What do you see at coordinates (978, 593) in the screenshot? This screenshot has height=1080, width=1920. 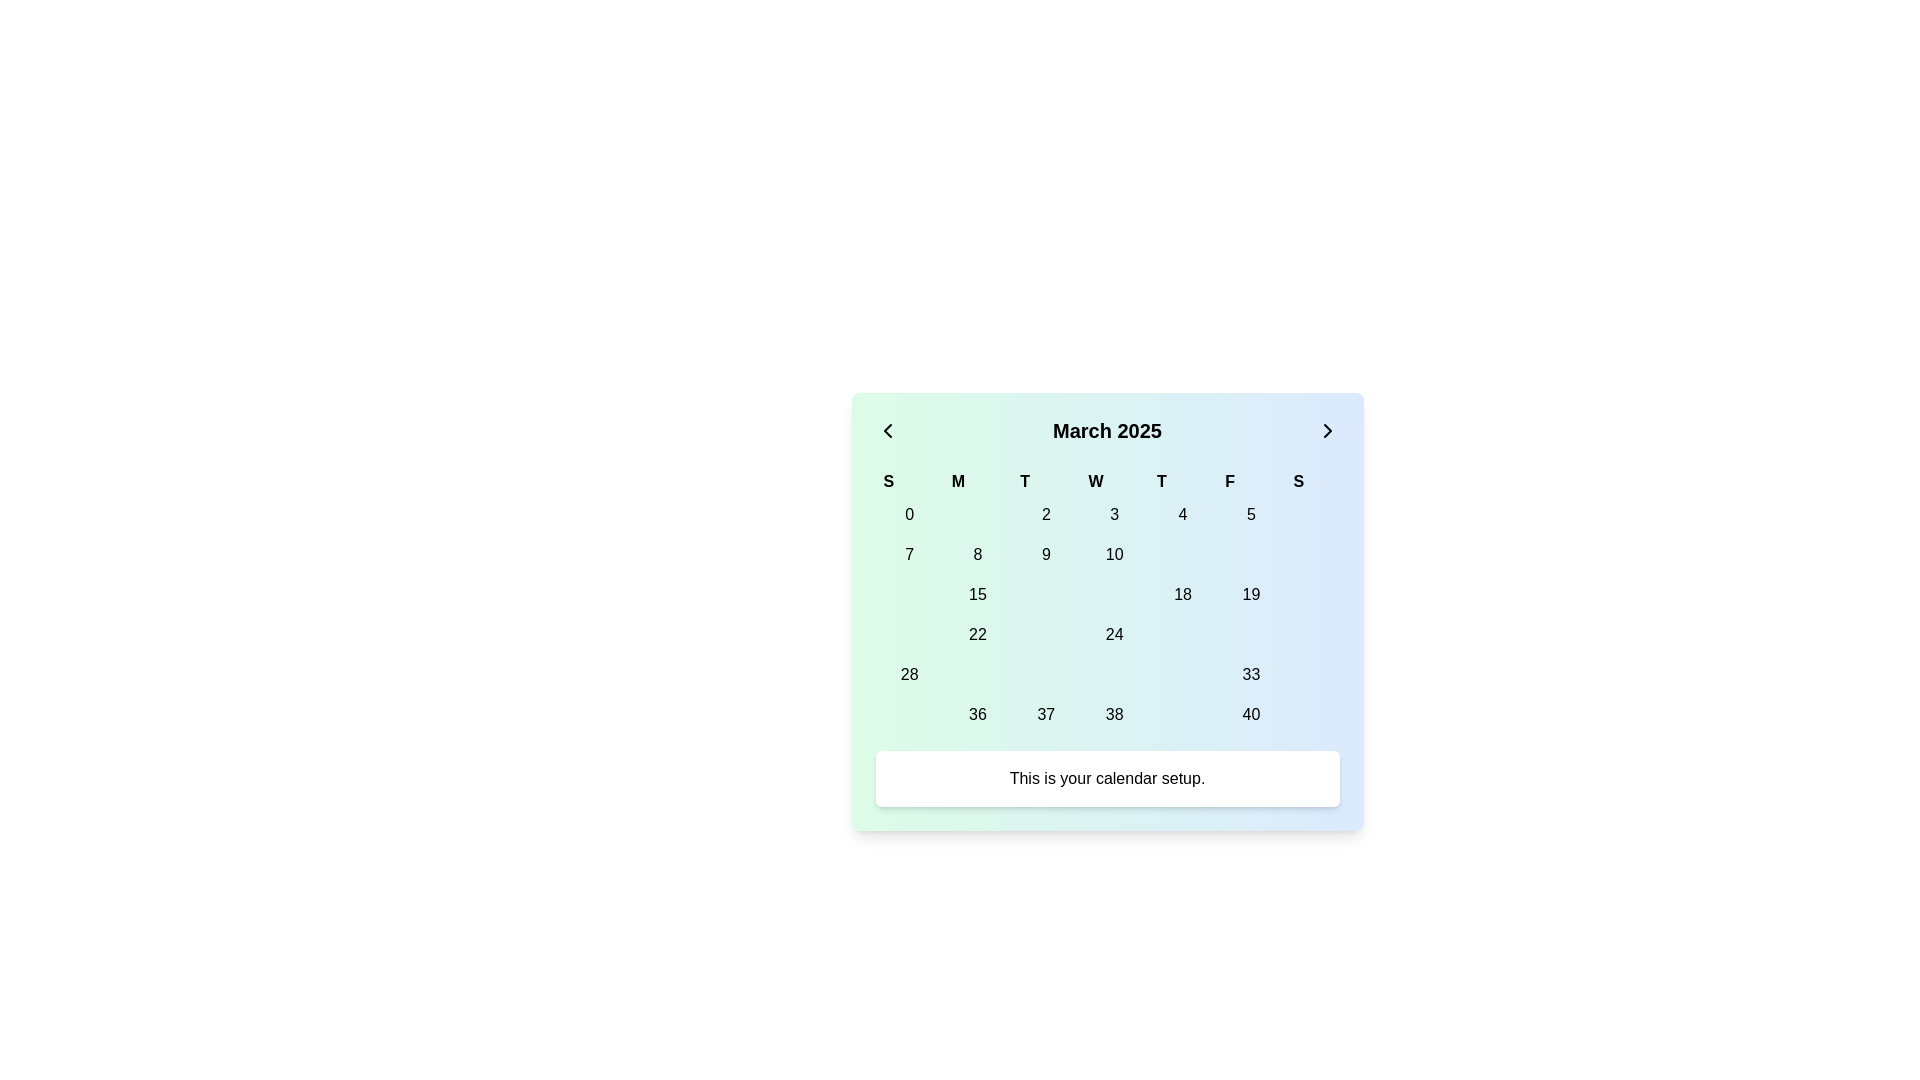 I see `the calendar date cell representing the date in the second week and second day column` at bounding box center [978, 593].